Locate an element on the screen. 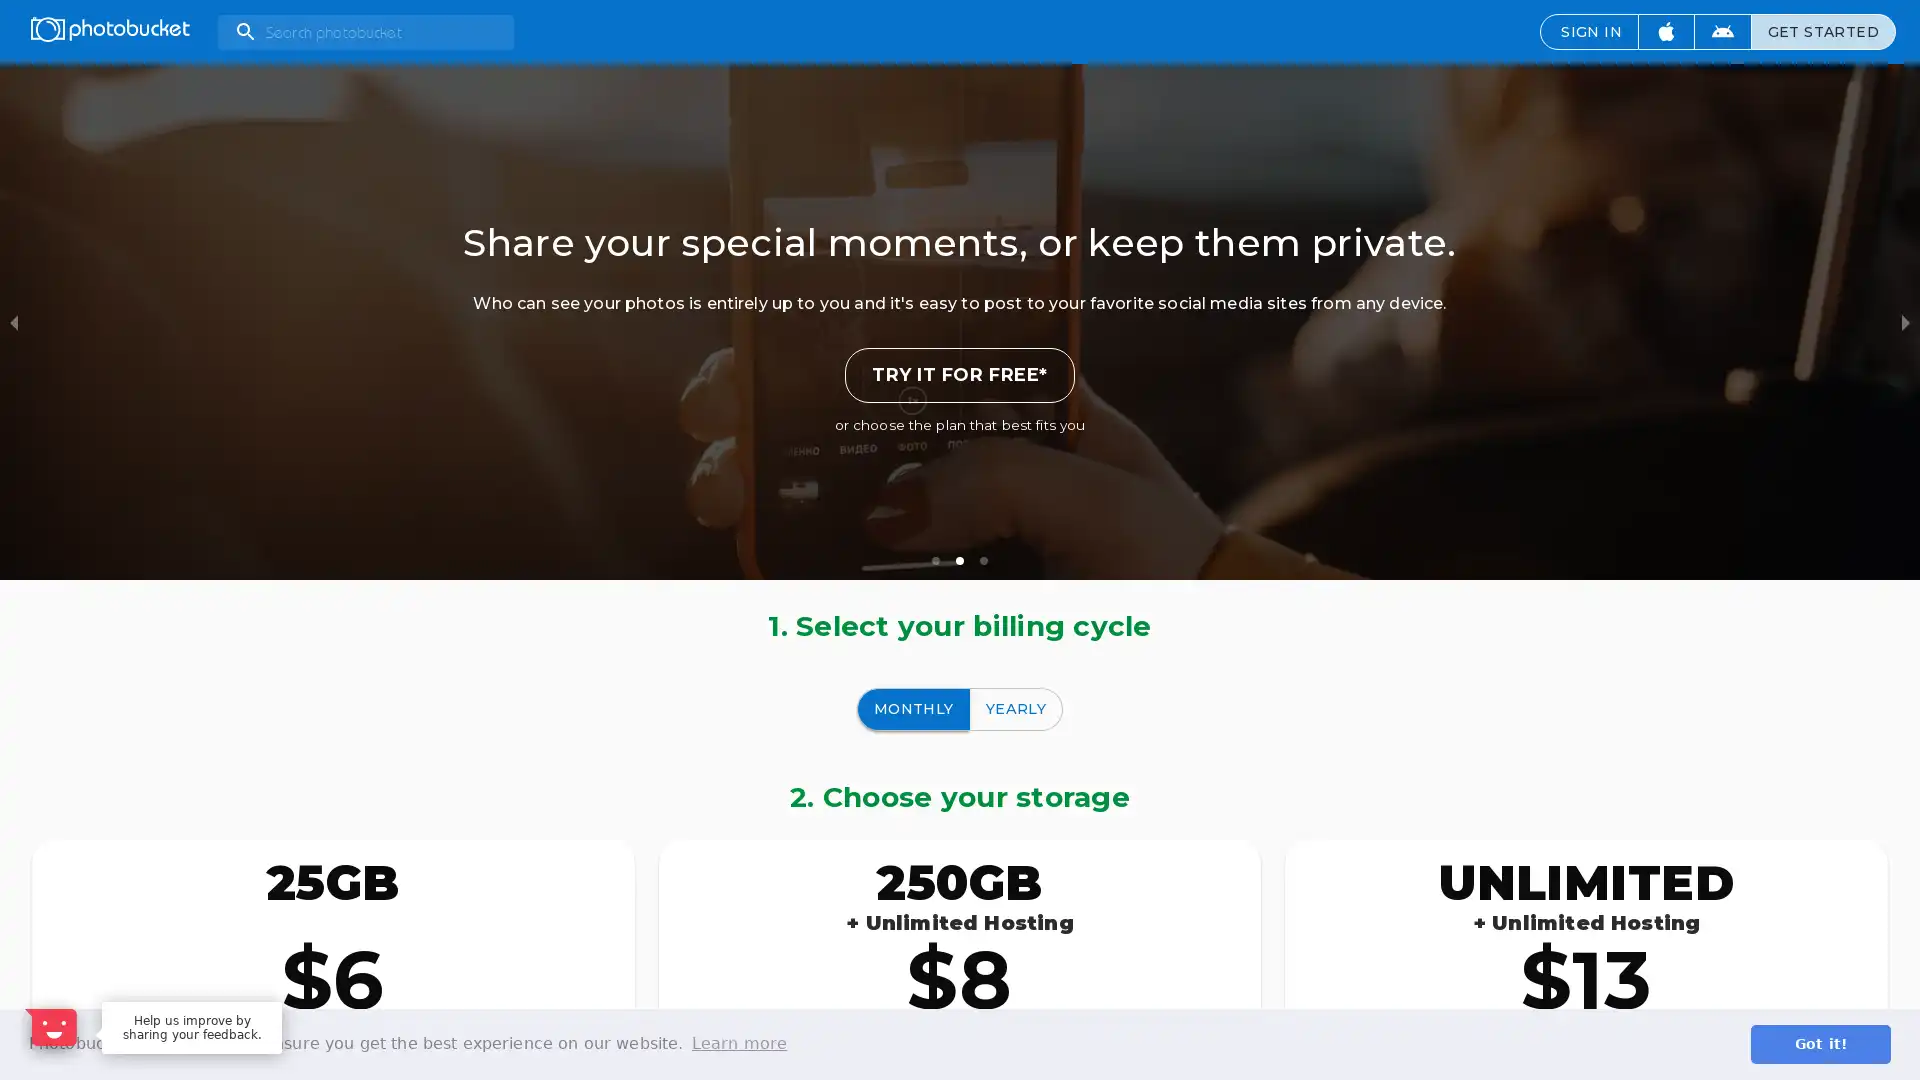 The height and width of the screenshot is (1080, 1920). learn more about cookies is located at coordinates (738, 1043).